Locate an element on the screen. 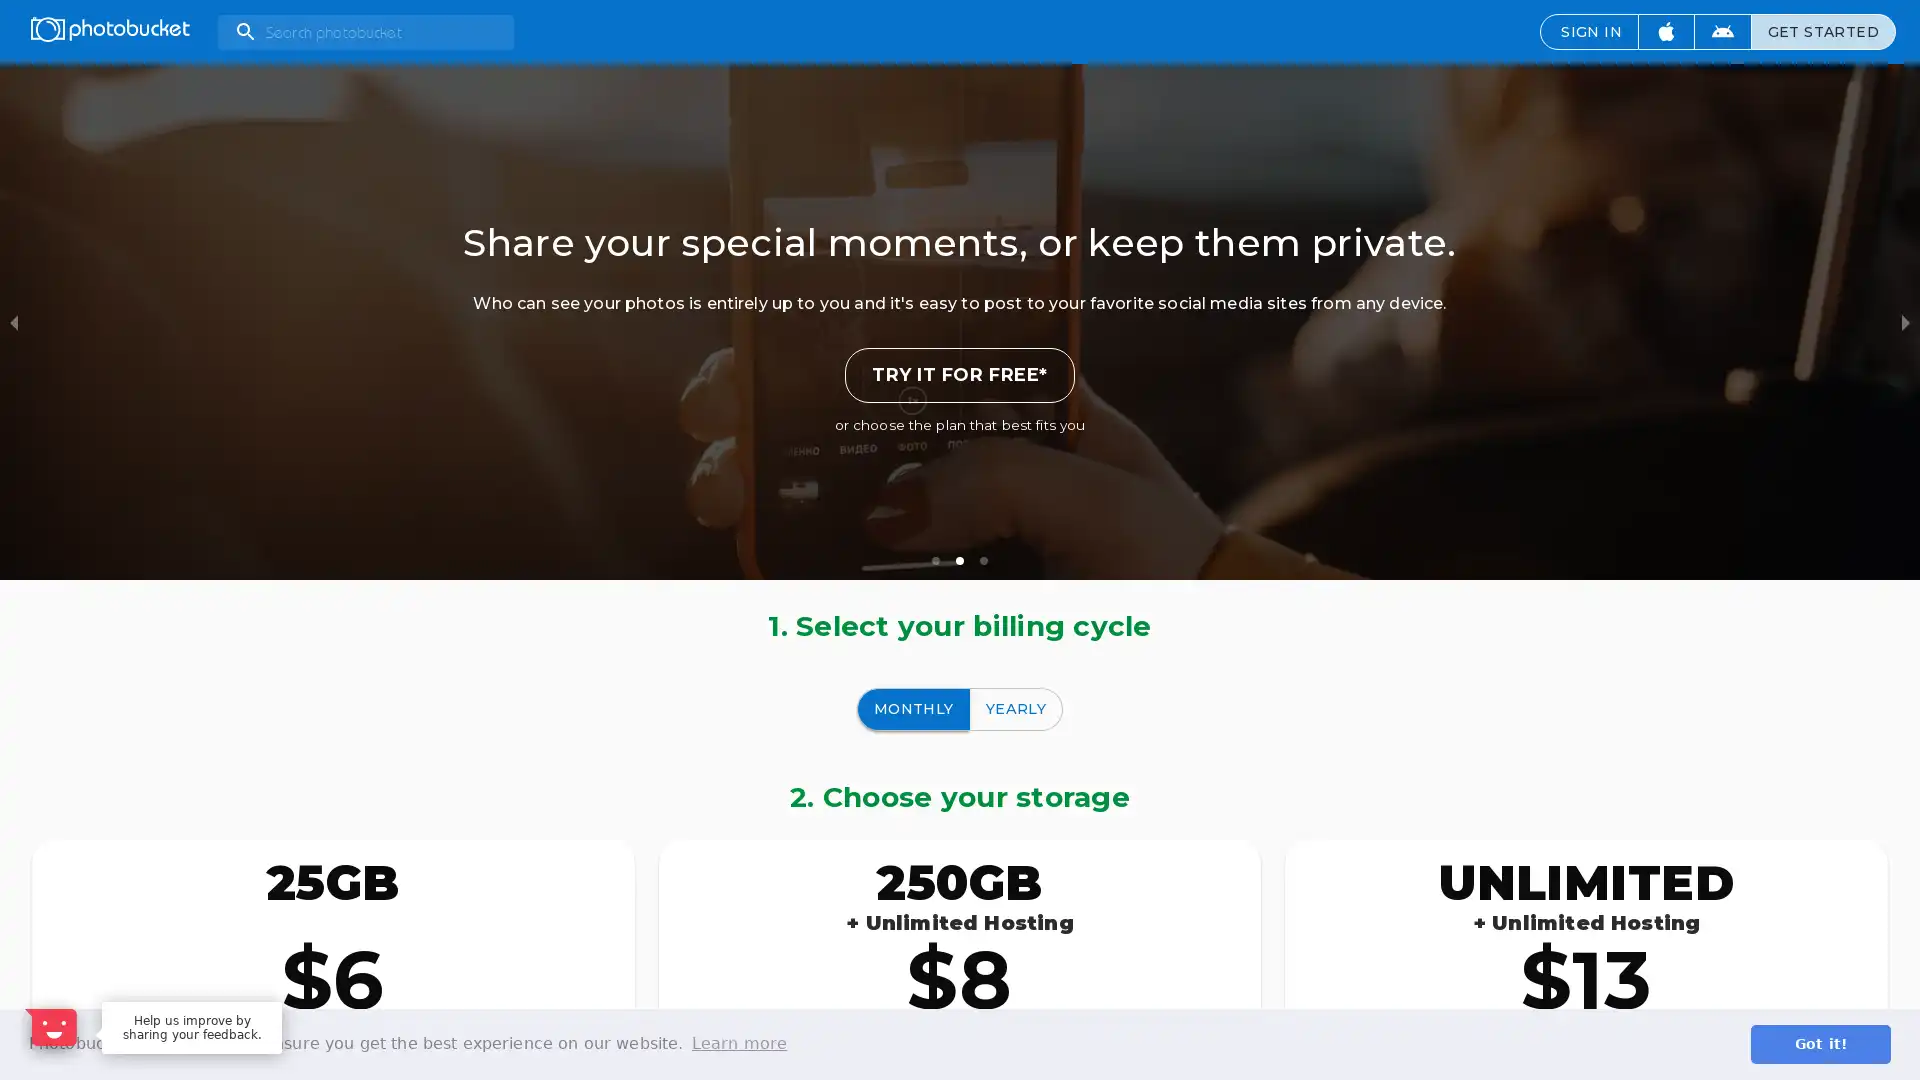 The height and width of the screenshot is (1080, 1920). learn more about cookies is located at coordinates (738, 1043).